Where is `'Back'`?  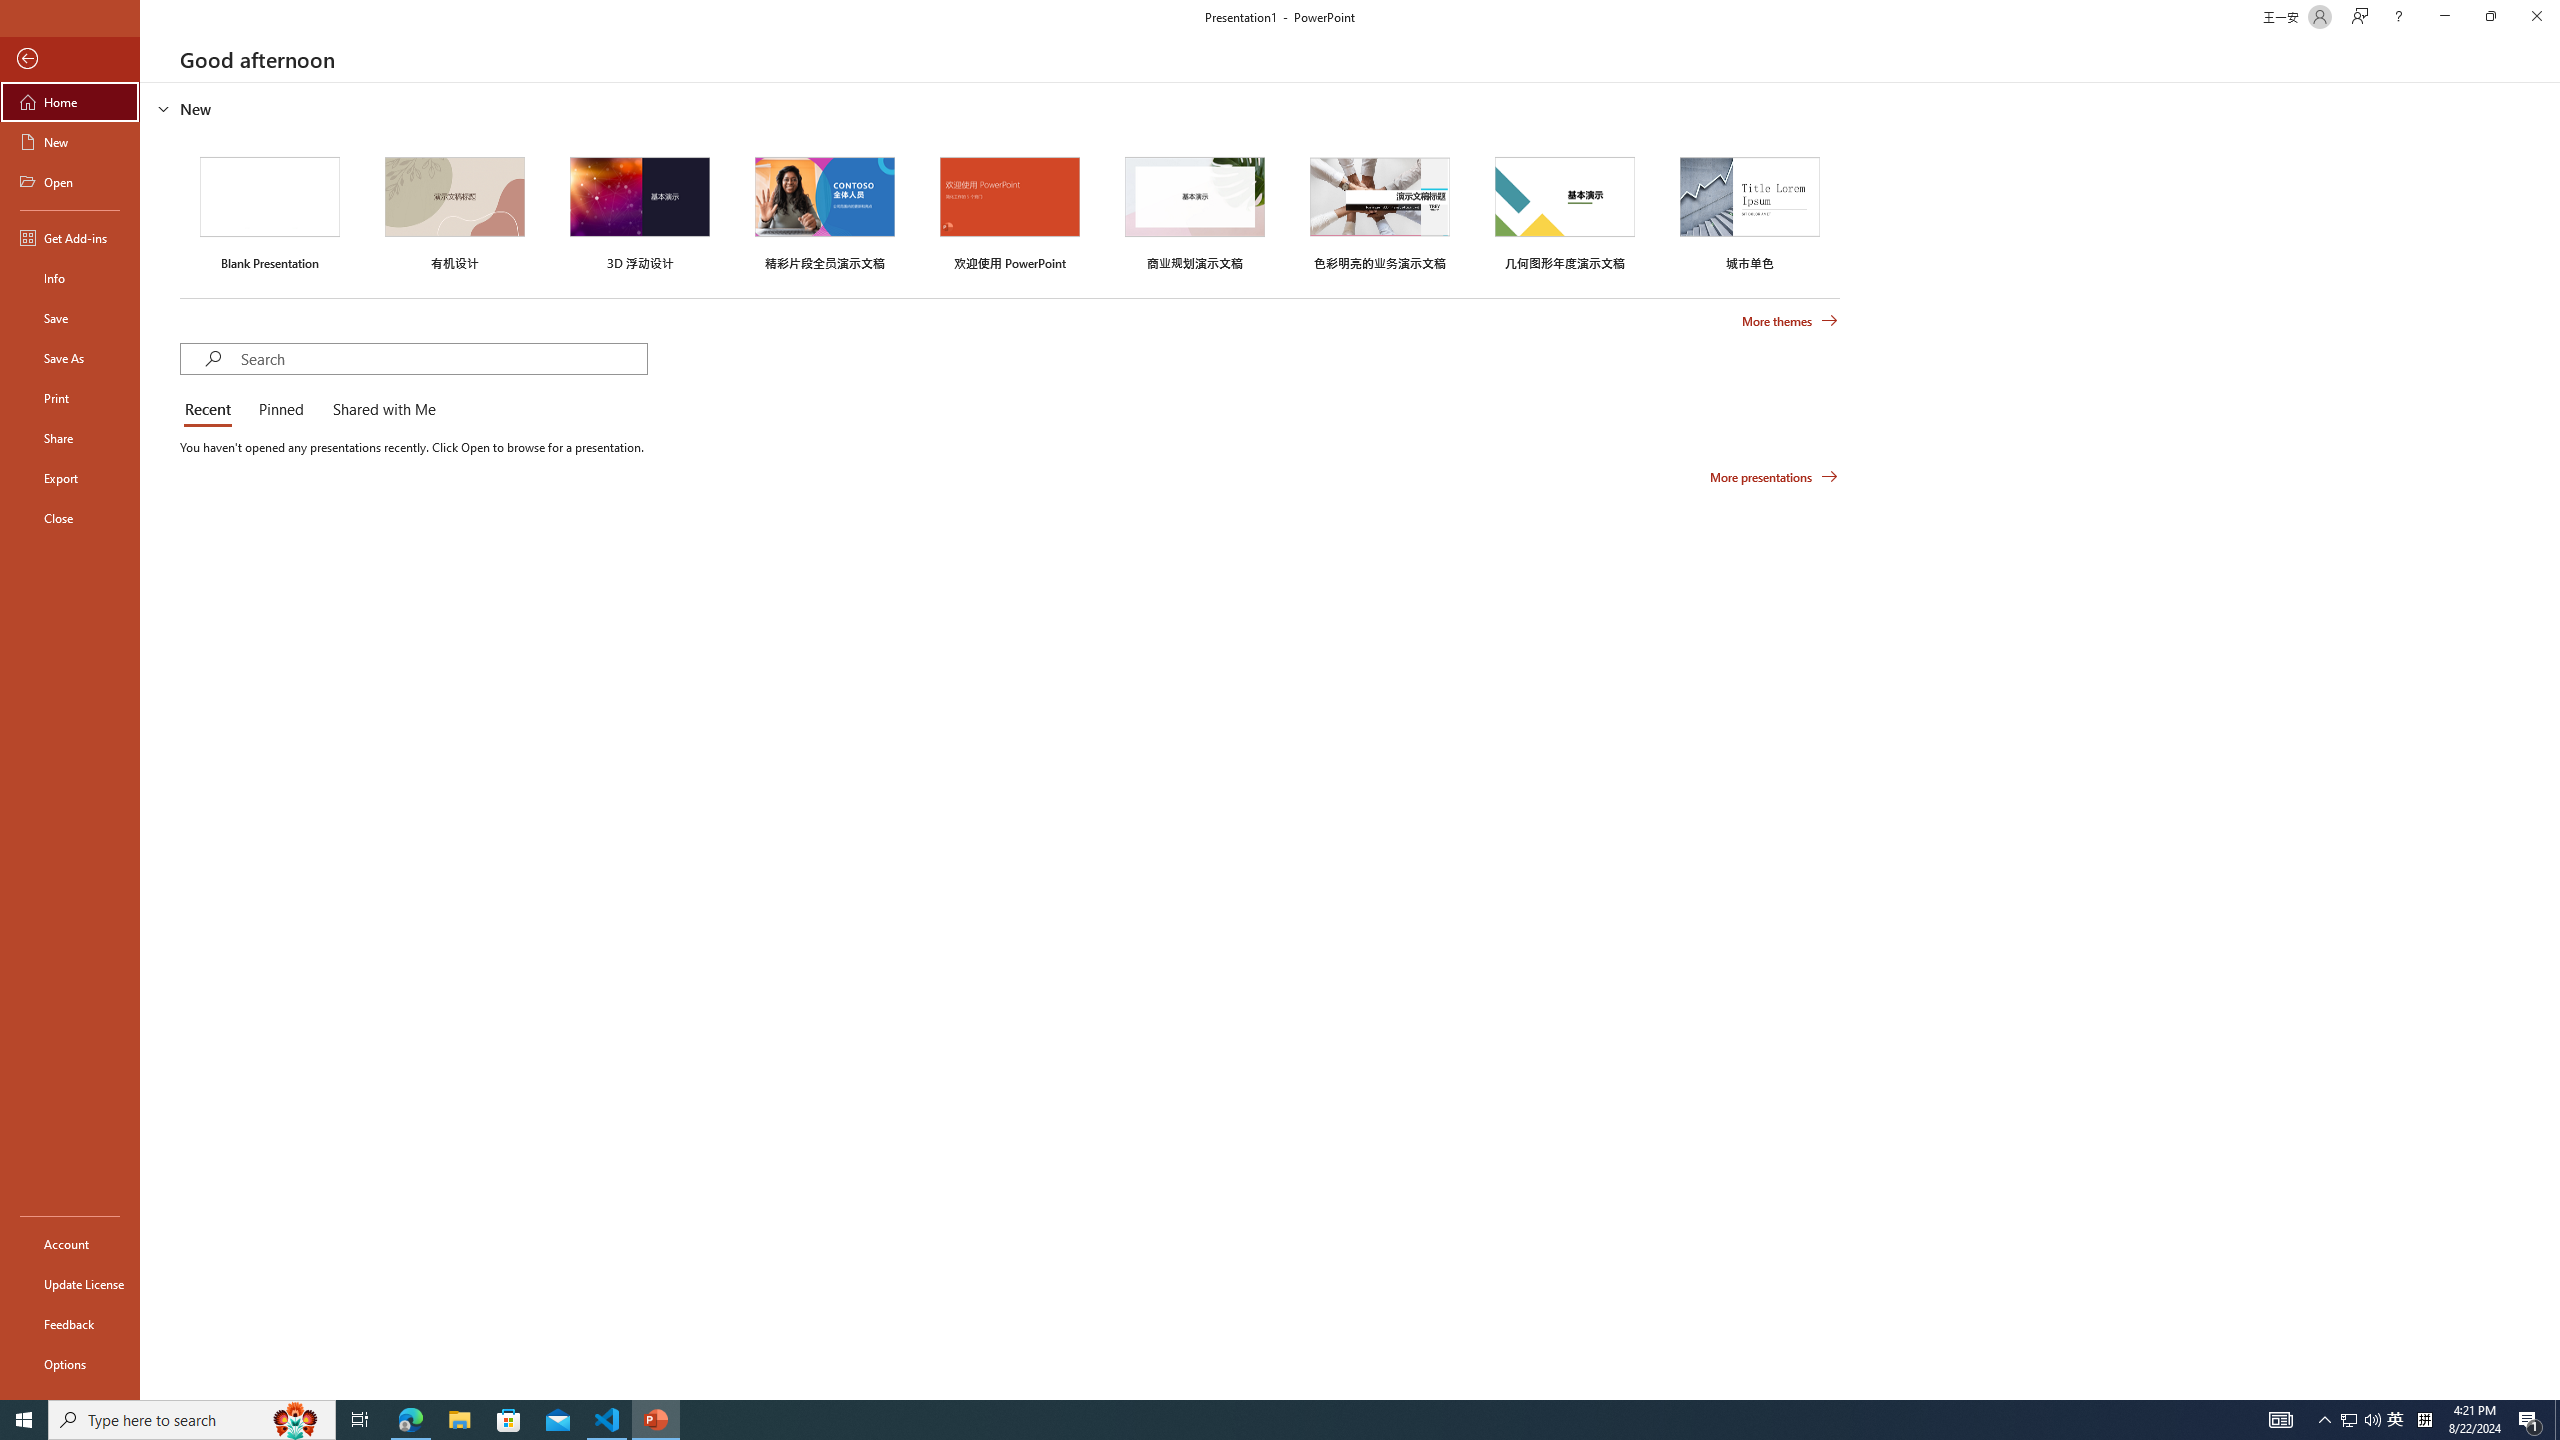 'Back' is located at coordinates (69, 58).